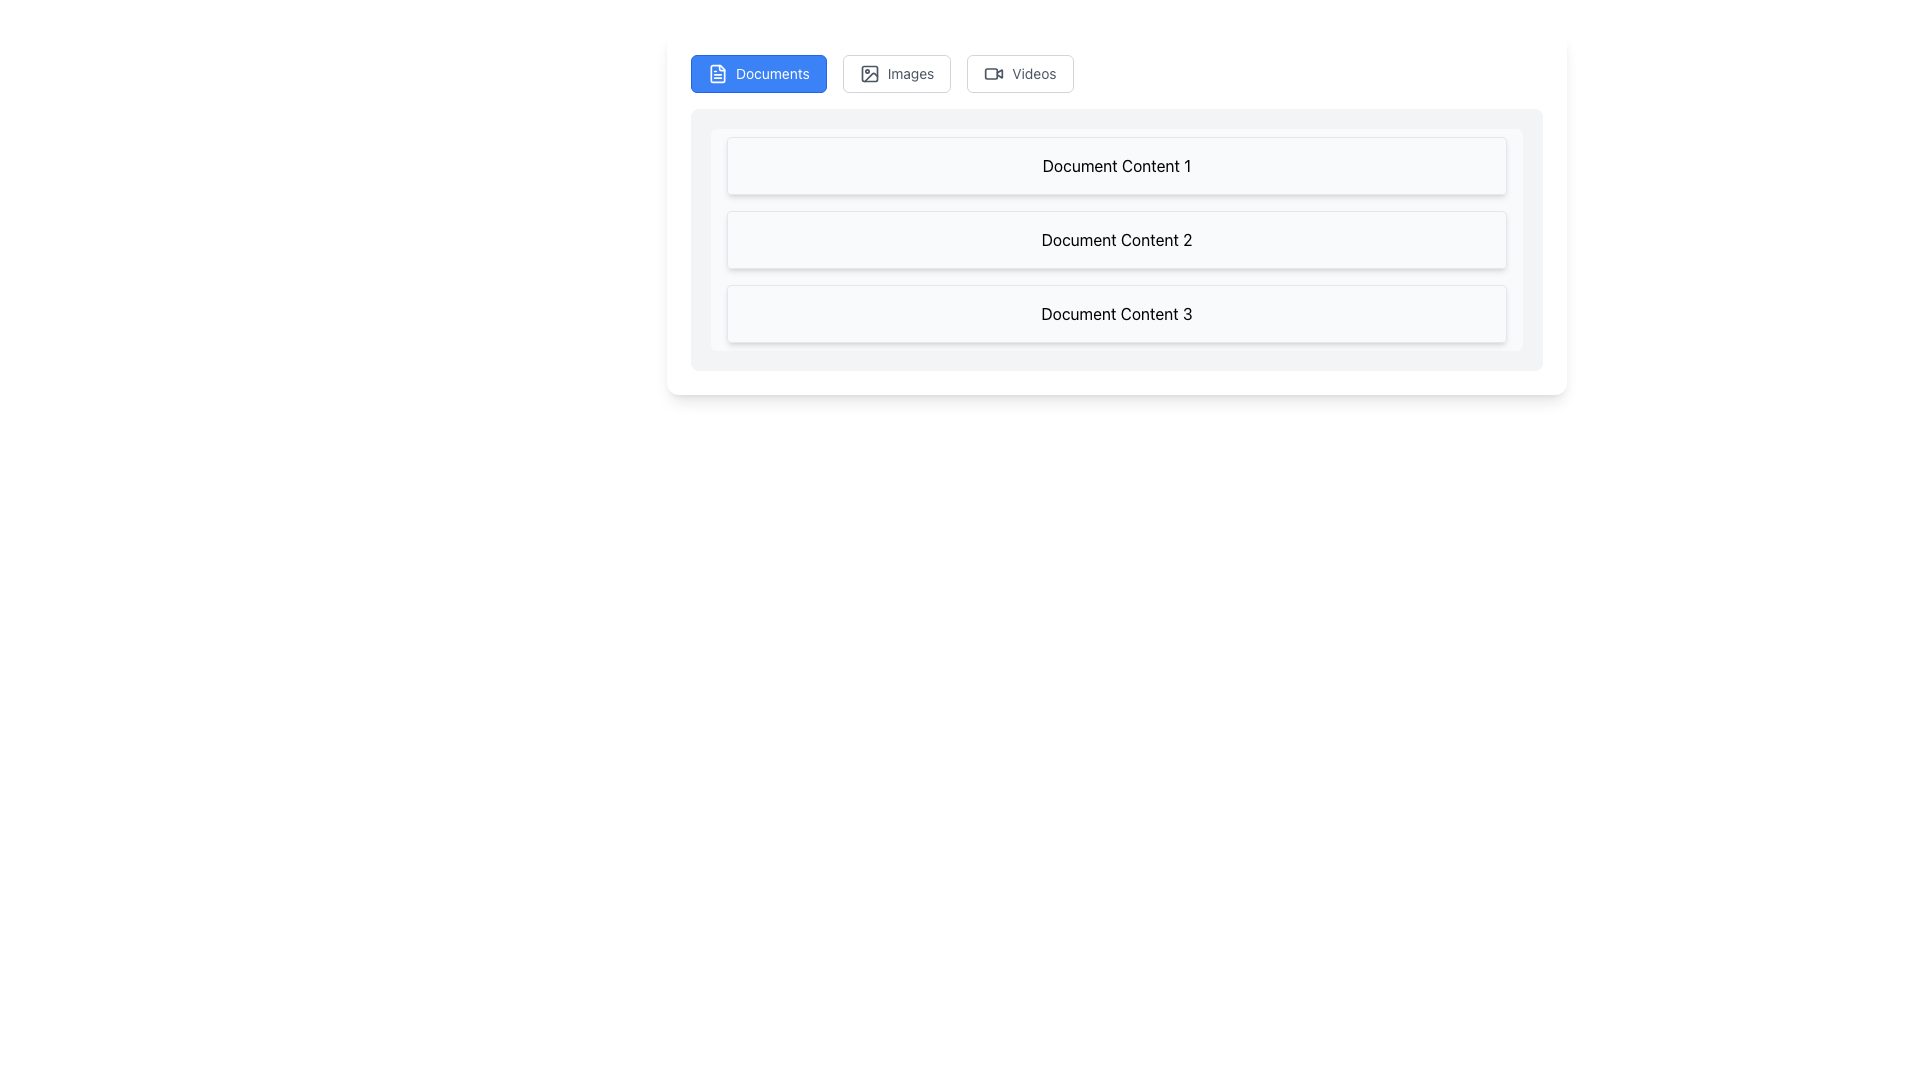 The height and width of the screenshot is (1080, 1920). Describe the element at coordinates (869, 72) in the screenshot. I see `the icon representing an image, which features a thin outline, a rounded rectangle, a circle, and a diagonal cross pattern, located within the navigation bar adjacent to the 'Images' text` at that location.